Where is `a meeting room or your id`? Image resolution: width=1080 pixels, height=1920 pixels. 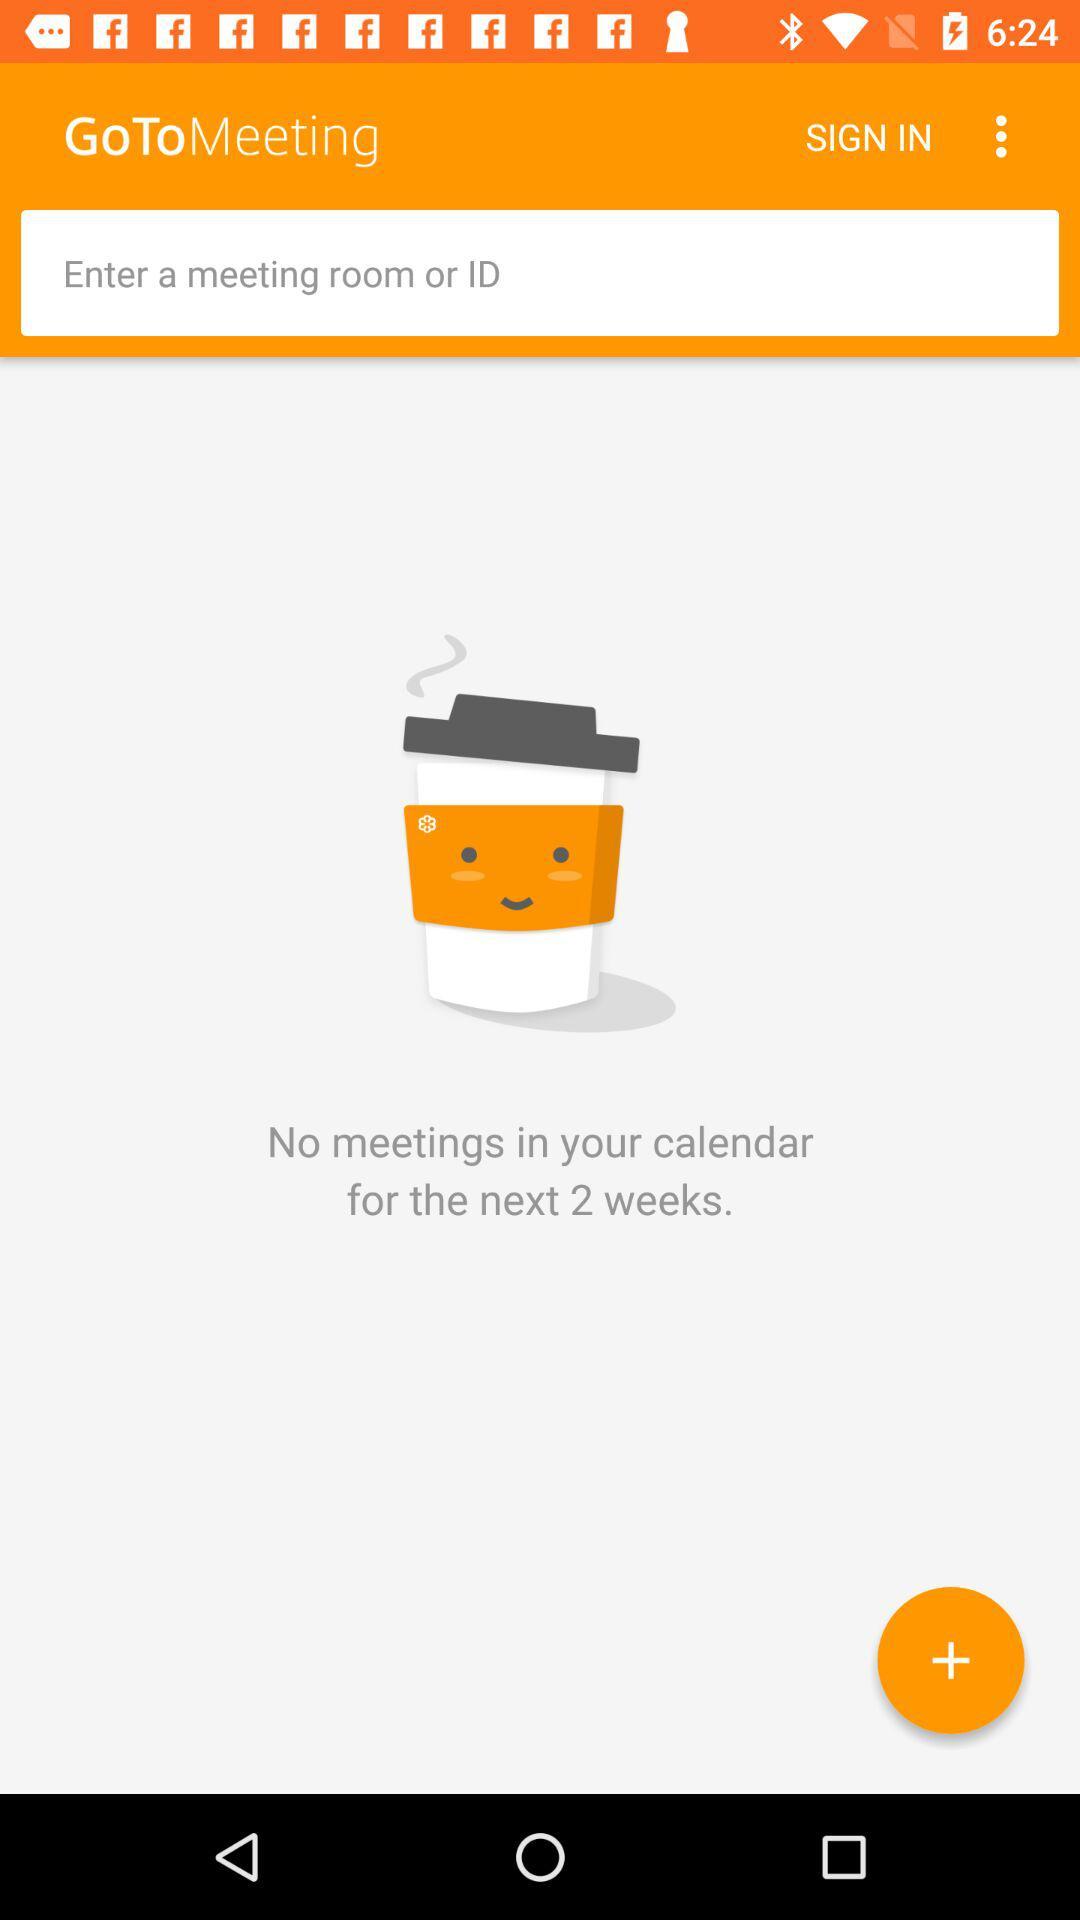 a meeting room or your id is located at coordinates (540, 272).